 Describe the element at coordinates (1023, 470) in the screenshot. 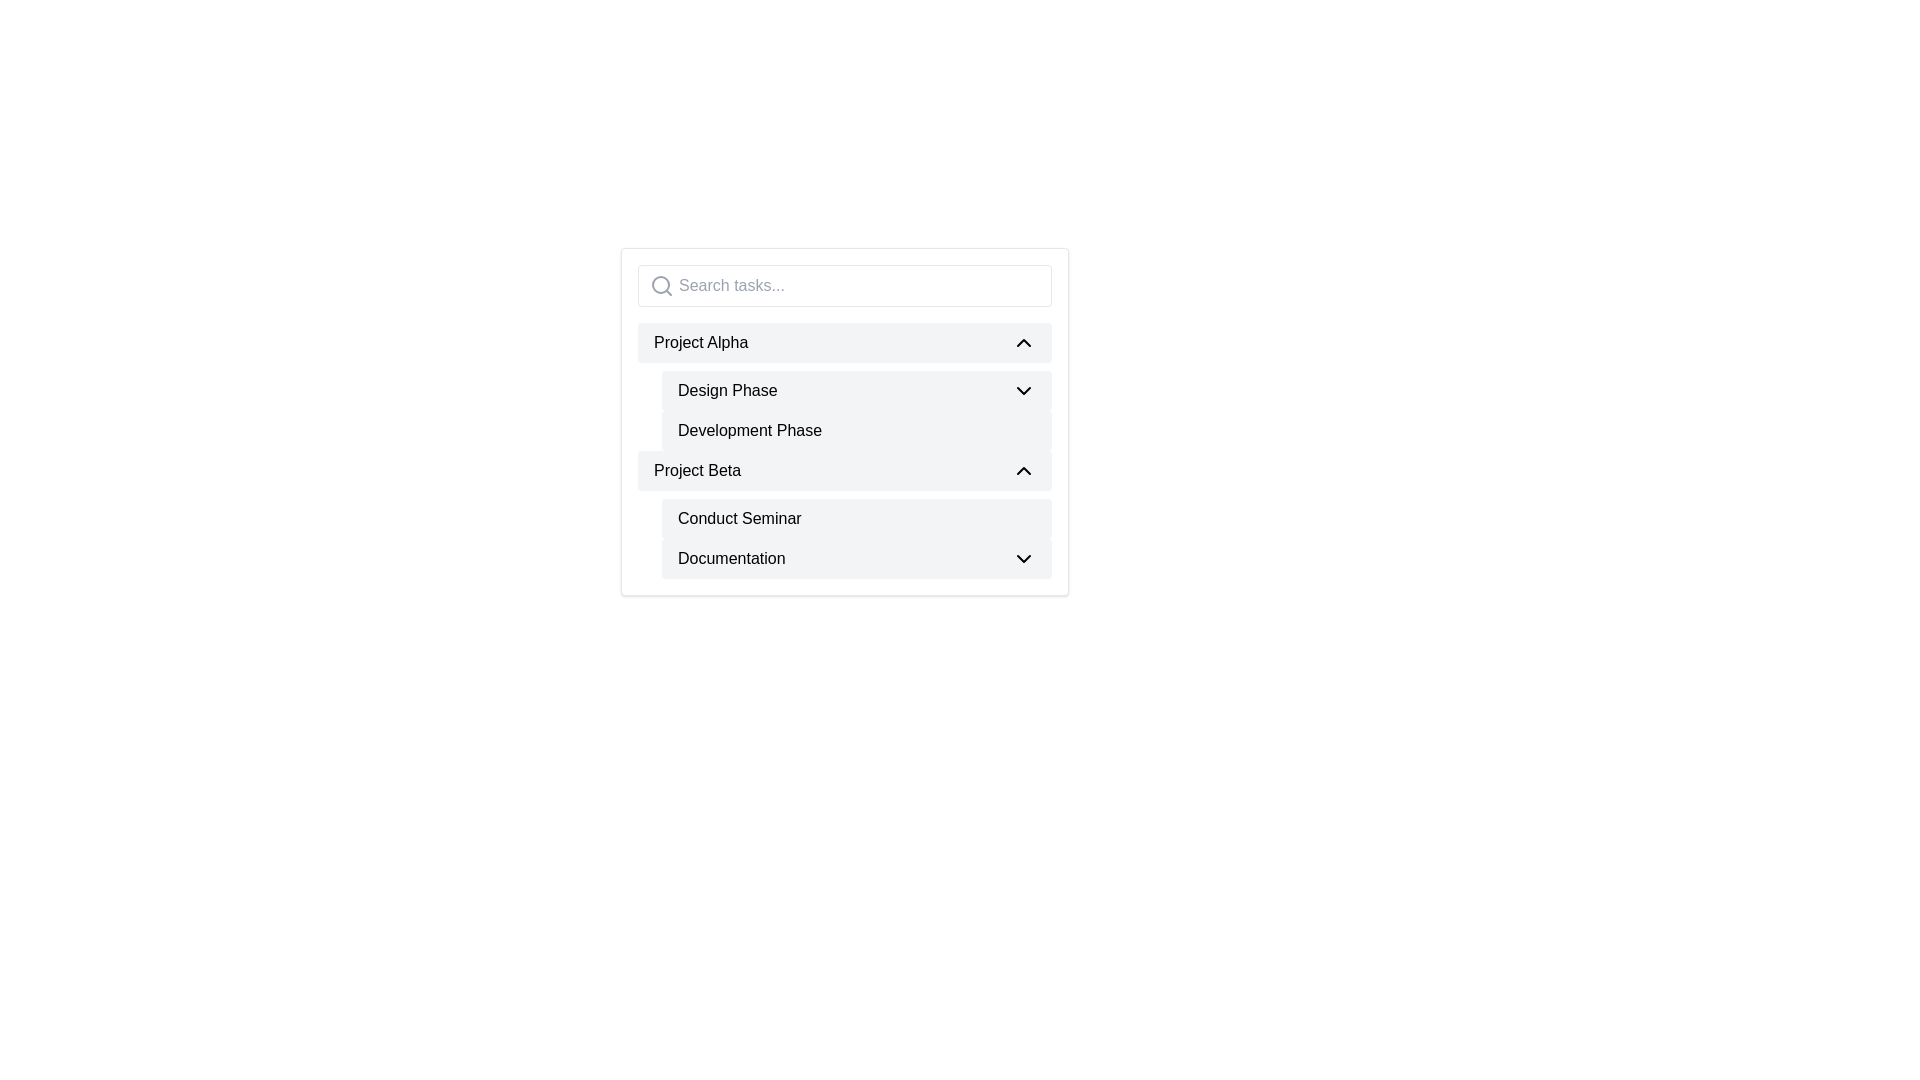

I see `the upward-pointing chevron icon located in the top-right corner of the 'Project Beta' item` at that location.